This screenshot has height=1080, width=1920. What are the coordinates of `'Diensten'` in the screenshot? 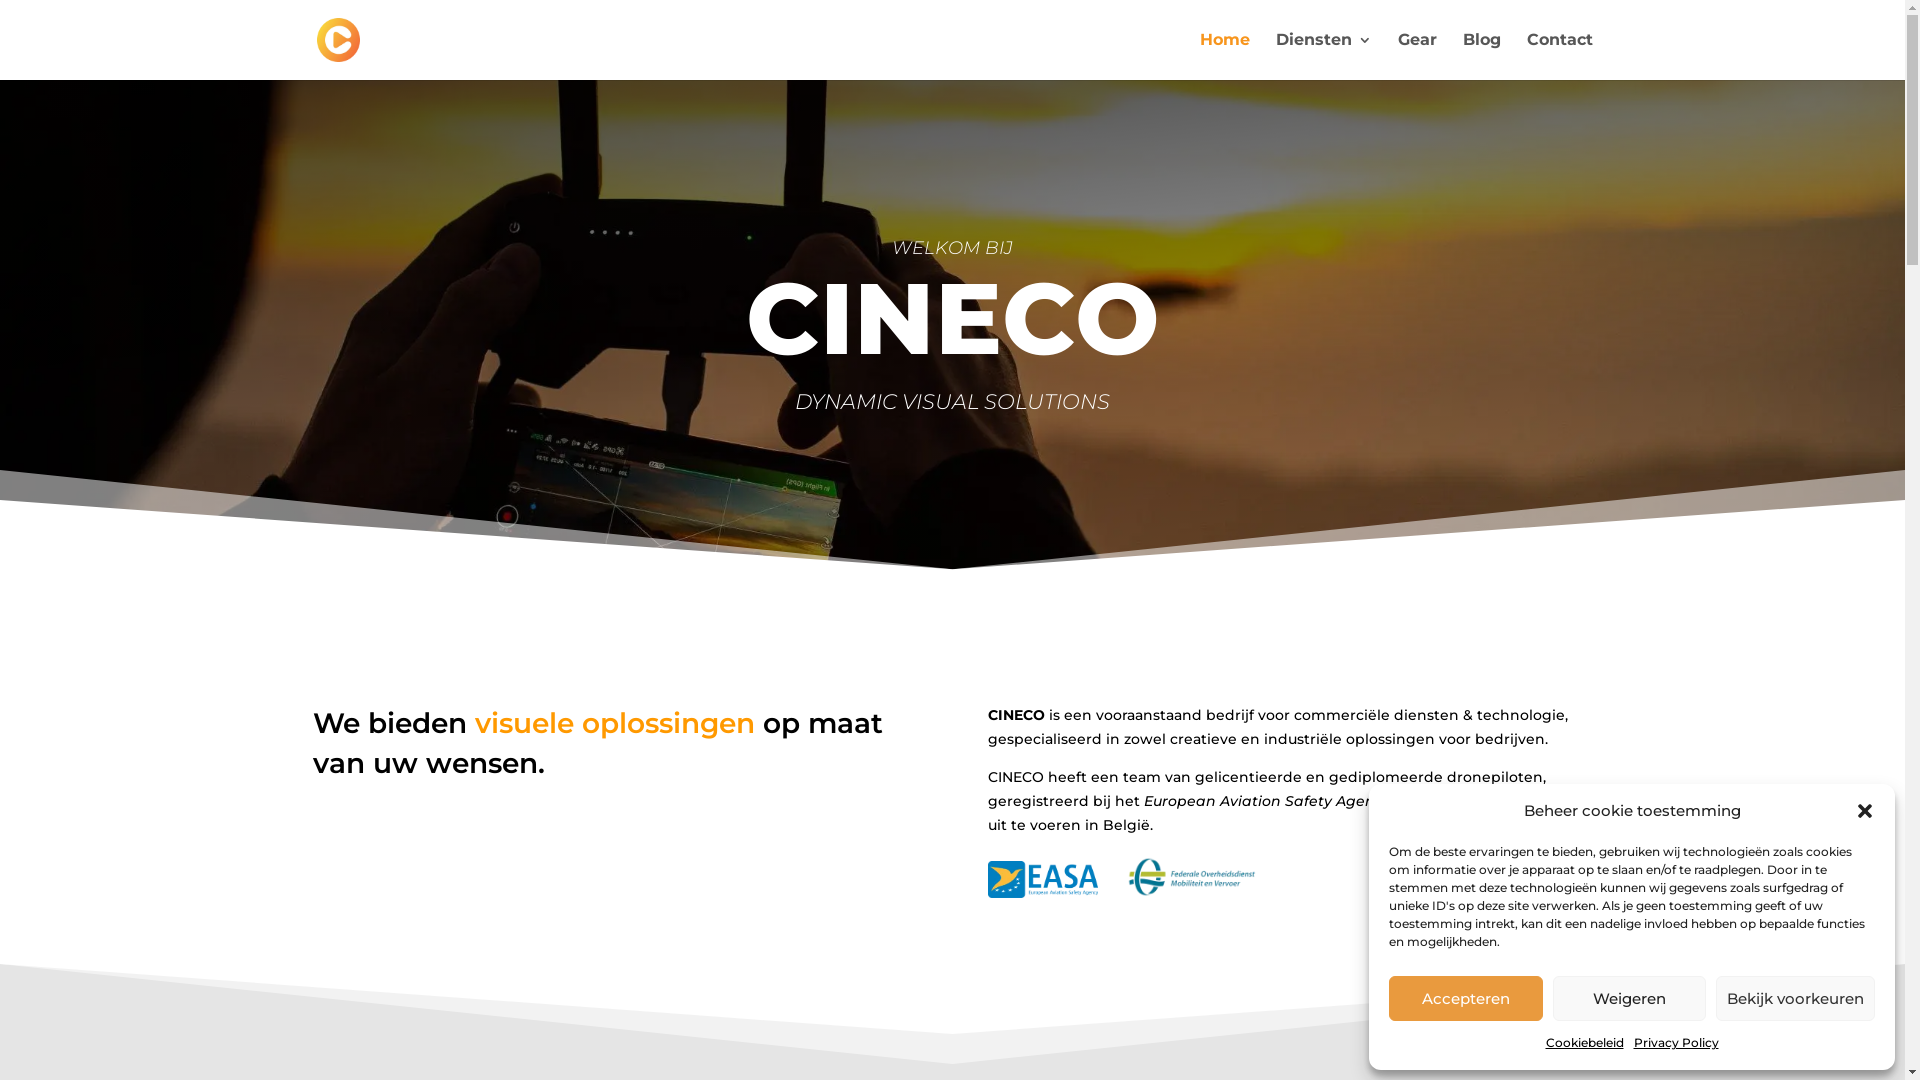 It's located at (1275, 55).